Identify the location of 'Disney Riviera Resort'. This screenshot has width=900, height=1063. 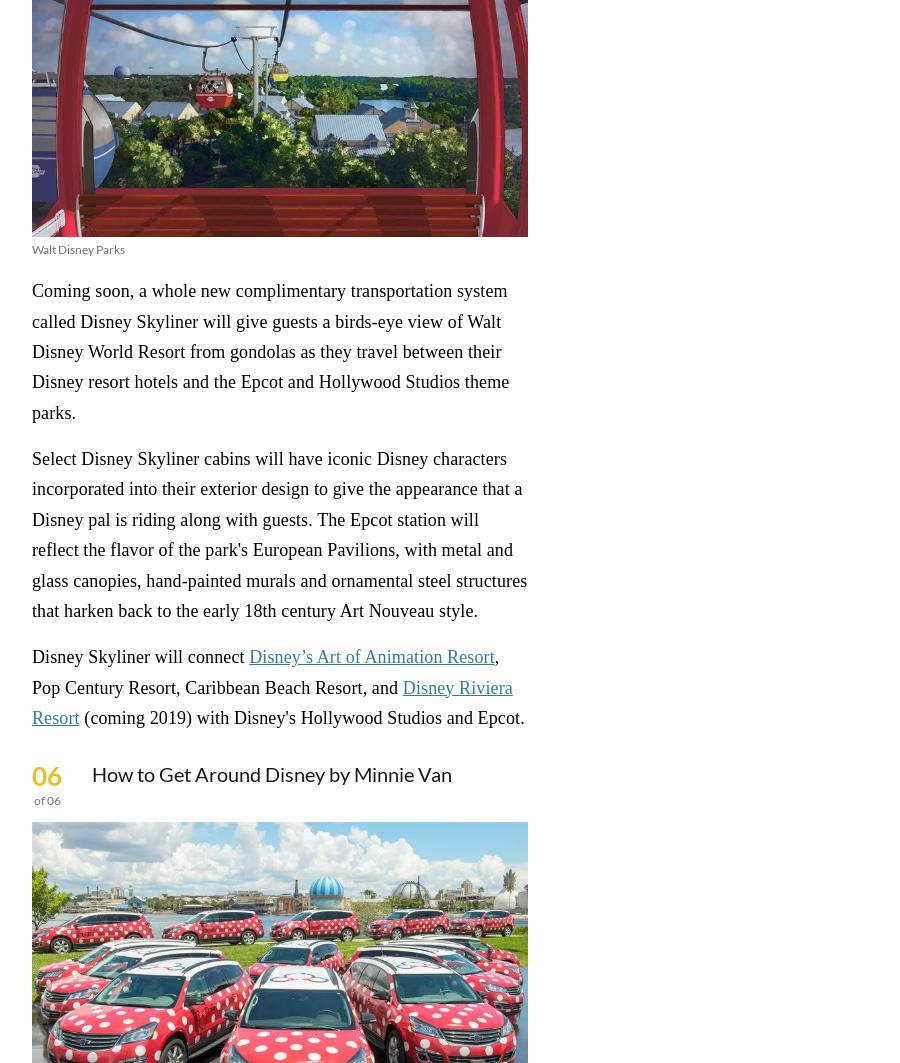
(270, 701).